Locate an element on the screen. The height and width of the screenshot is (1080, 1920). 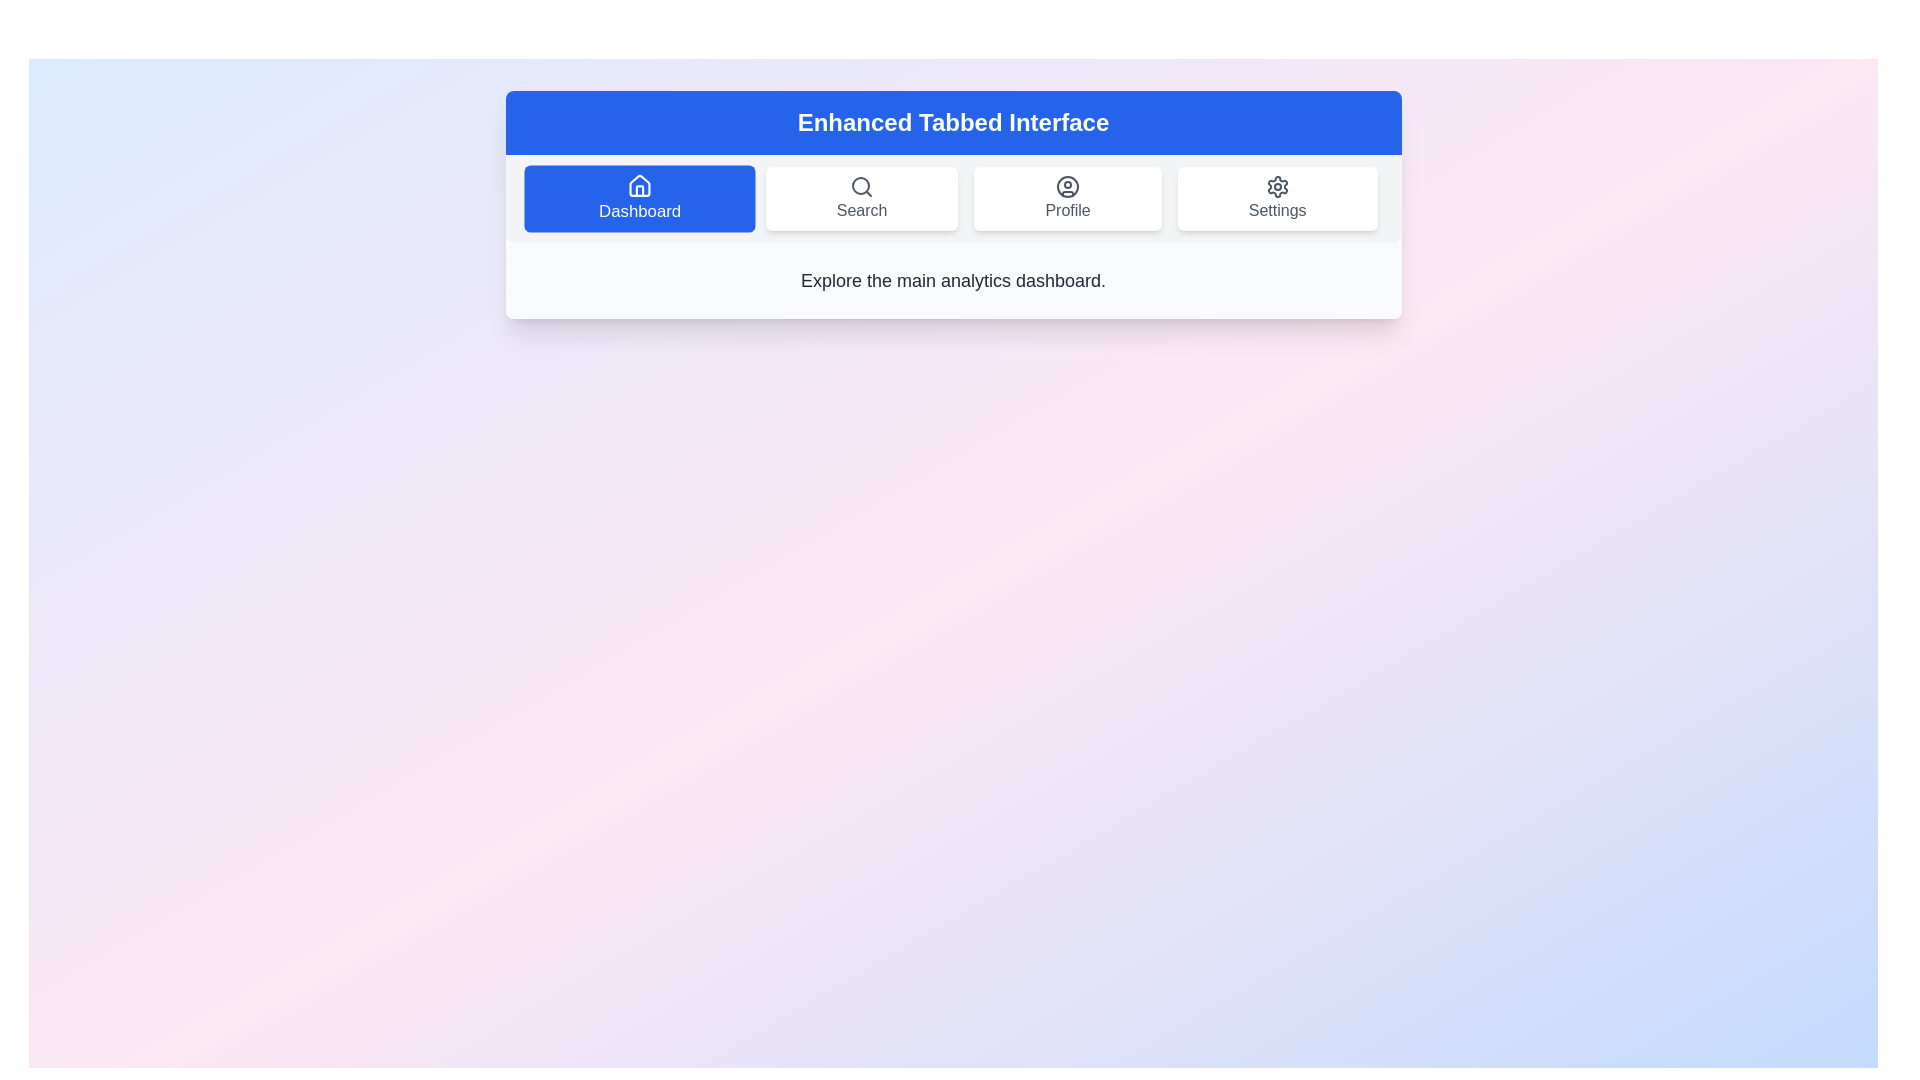
the navigation button for the Profile section, which is located between the 'Search' and 'Settings' options in the navigation bar is located at coordinates (1067, 199).